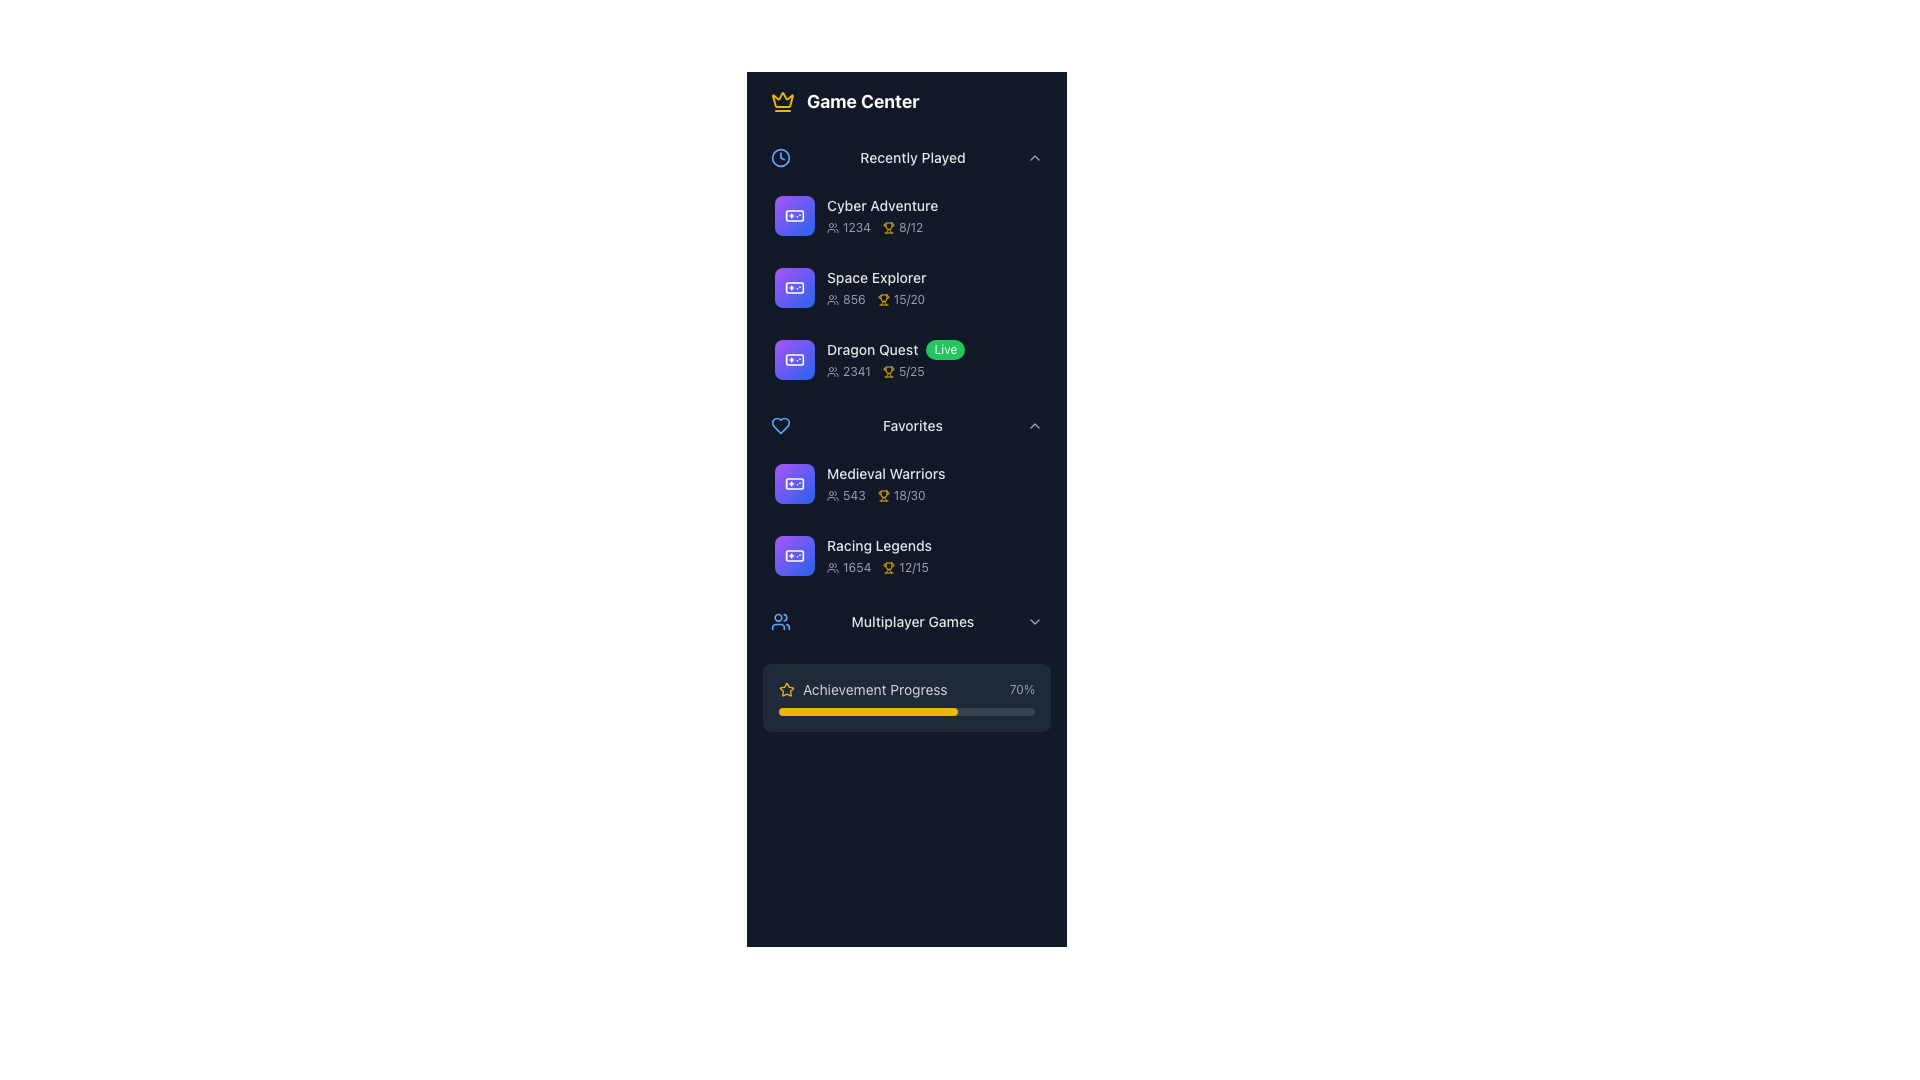 The height and width of the screenshot is (1080, 1920). What do you see at coordinates (857, 567) in the screenshot?
I see `the text indicating the count of users or plays located to the right of the user icon in the 'Racing Legends' item under the Favorites section` at bounding box center [857, 567].